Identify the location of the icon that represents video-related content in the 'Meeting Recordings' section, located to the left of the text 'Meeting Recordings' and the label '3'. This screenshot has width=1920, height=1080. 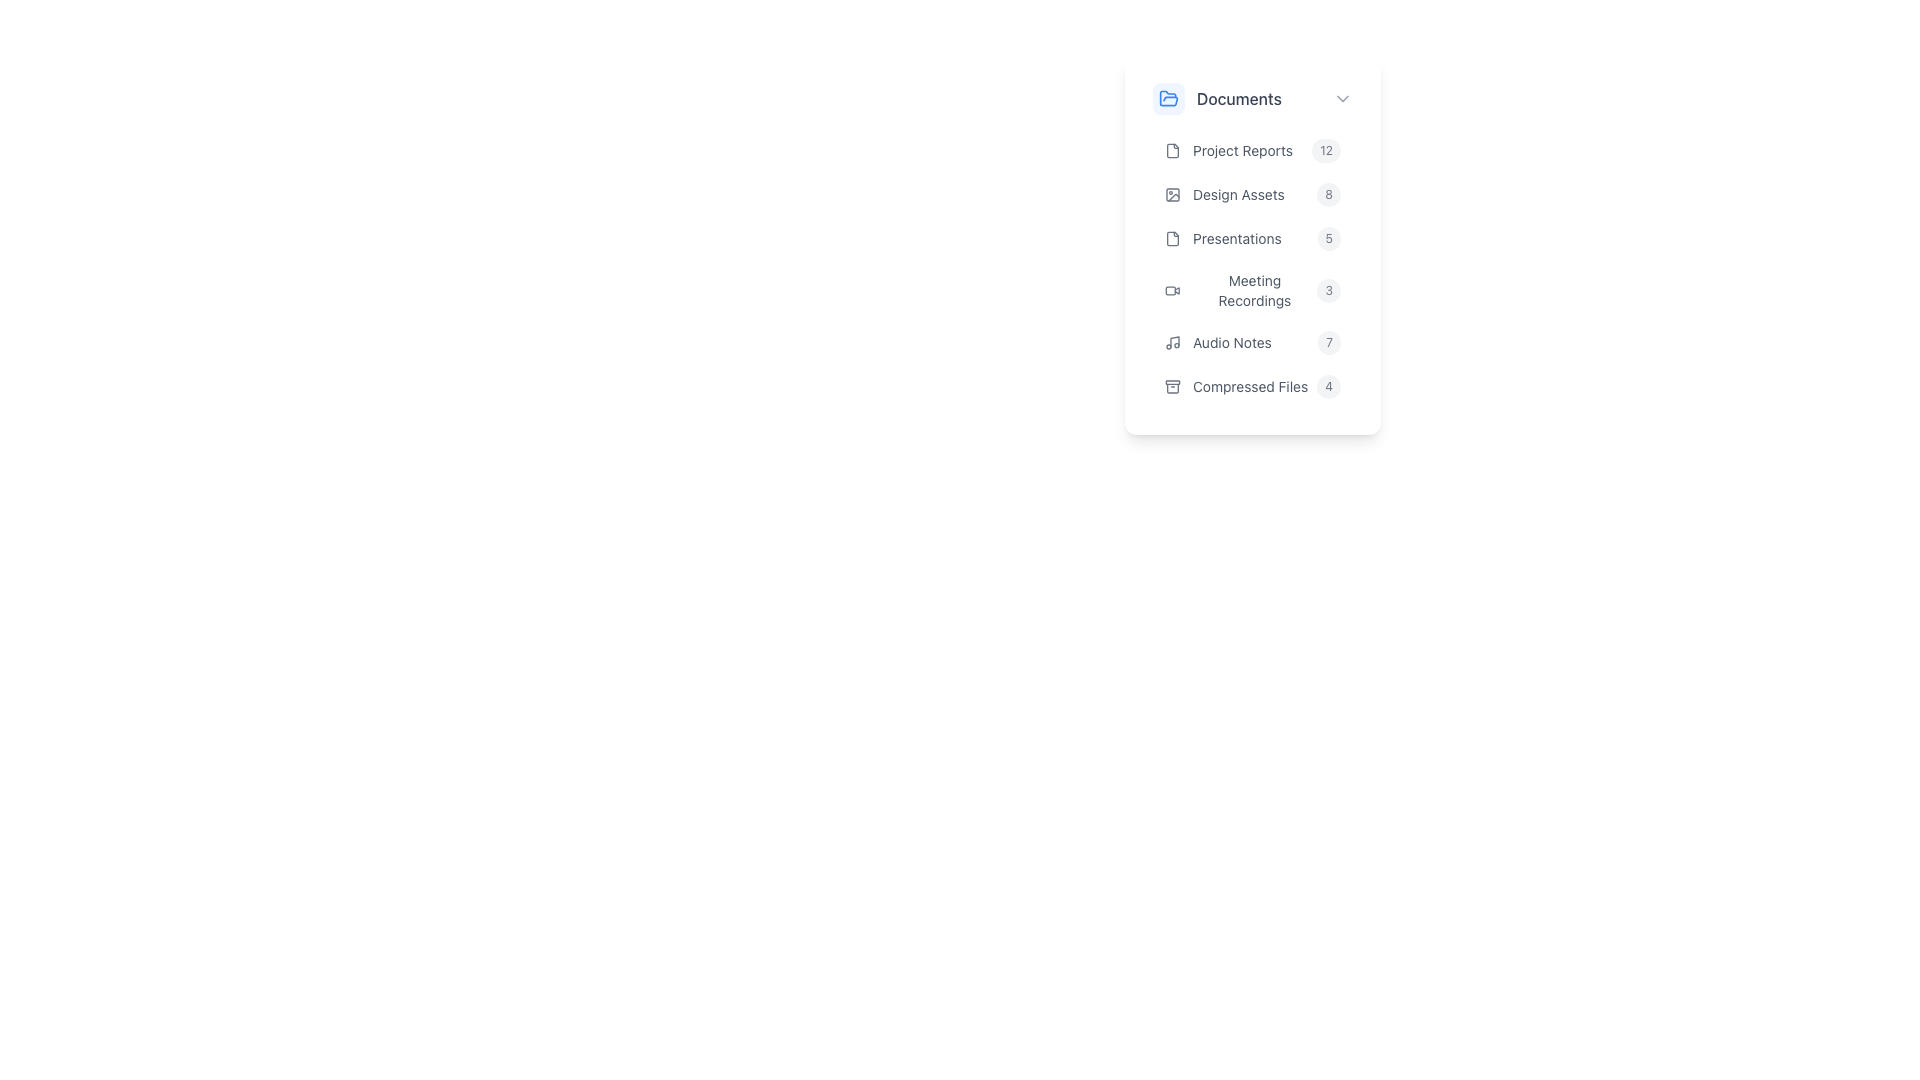
(1172, 290).